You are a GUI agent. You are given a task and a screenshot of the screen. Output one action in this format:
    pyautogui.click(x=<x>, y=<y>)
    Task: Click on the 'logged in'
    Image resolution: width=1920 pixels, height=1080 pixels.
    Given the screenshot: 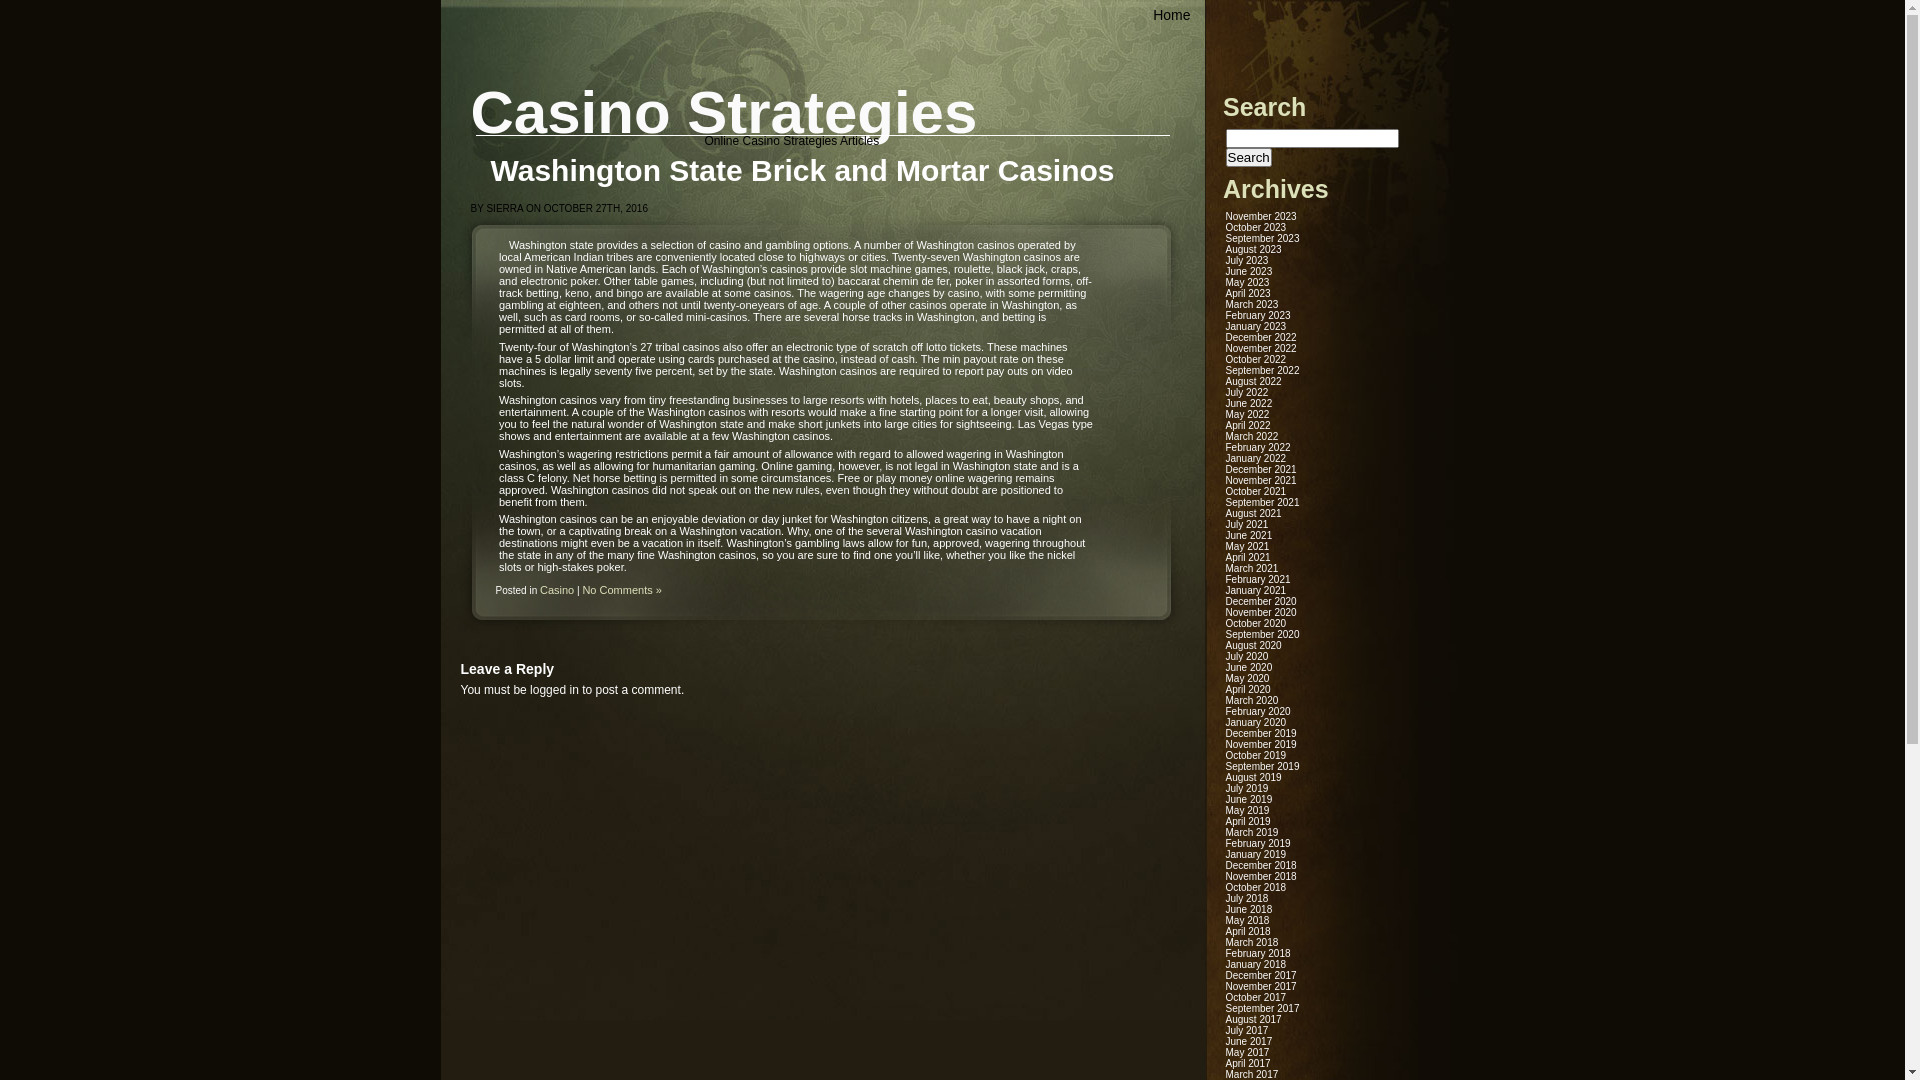 What is the action you would take?
    pyautogui.click(x=554, y=689)
    